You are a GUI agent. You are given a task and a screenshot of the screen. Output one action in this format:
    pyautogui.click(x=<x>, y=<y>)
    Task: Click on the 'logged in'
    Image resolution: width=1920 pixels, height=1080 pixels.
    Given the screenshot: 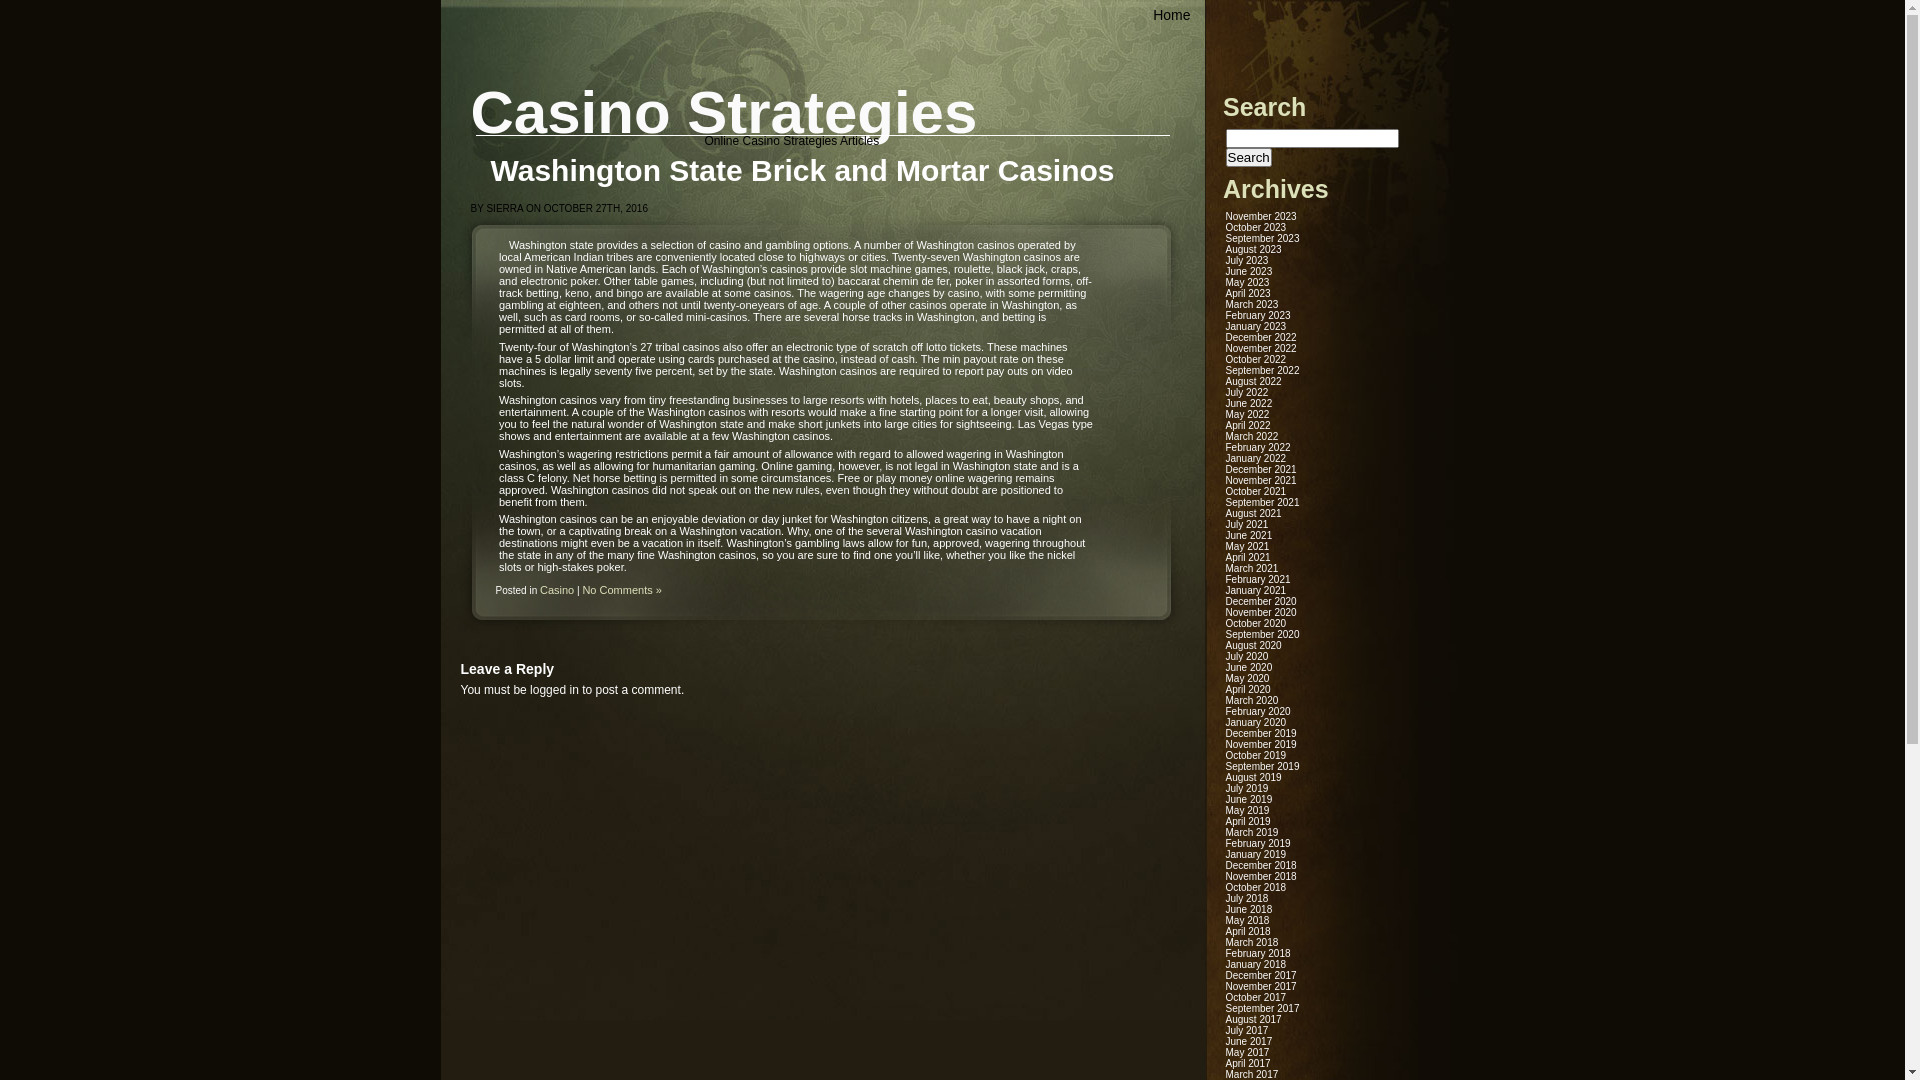 What is the action you would take?
    pyautogui.click(x=554, y=689)
    